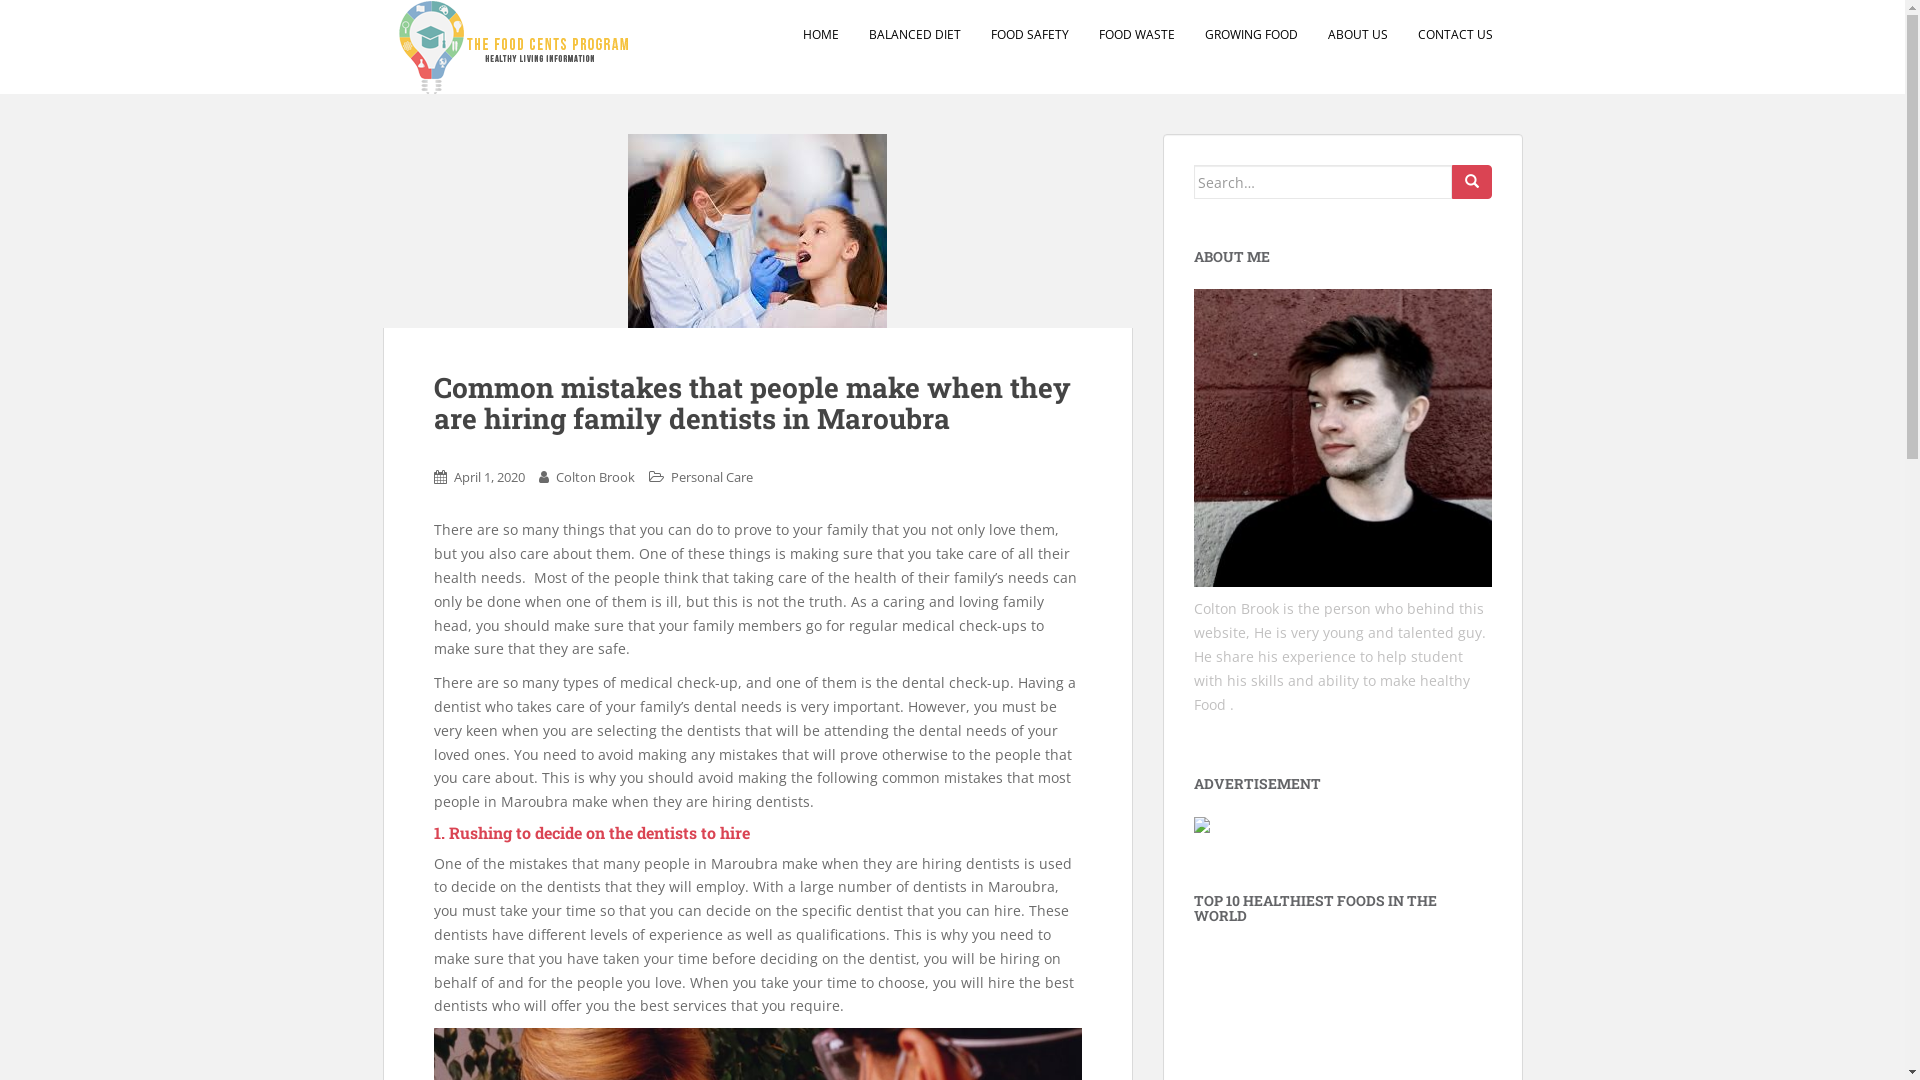 Image resolution: width=1920 pixels, height=1080 pixels. Describe the element at coordinates (1358, 34) in the screenshot. I see `'ABOUT US'` at that location.